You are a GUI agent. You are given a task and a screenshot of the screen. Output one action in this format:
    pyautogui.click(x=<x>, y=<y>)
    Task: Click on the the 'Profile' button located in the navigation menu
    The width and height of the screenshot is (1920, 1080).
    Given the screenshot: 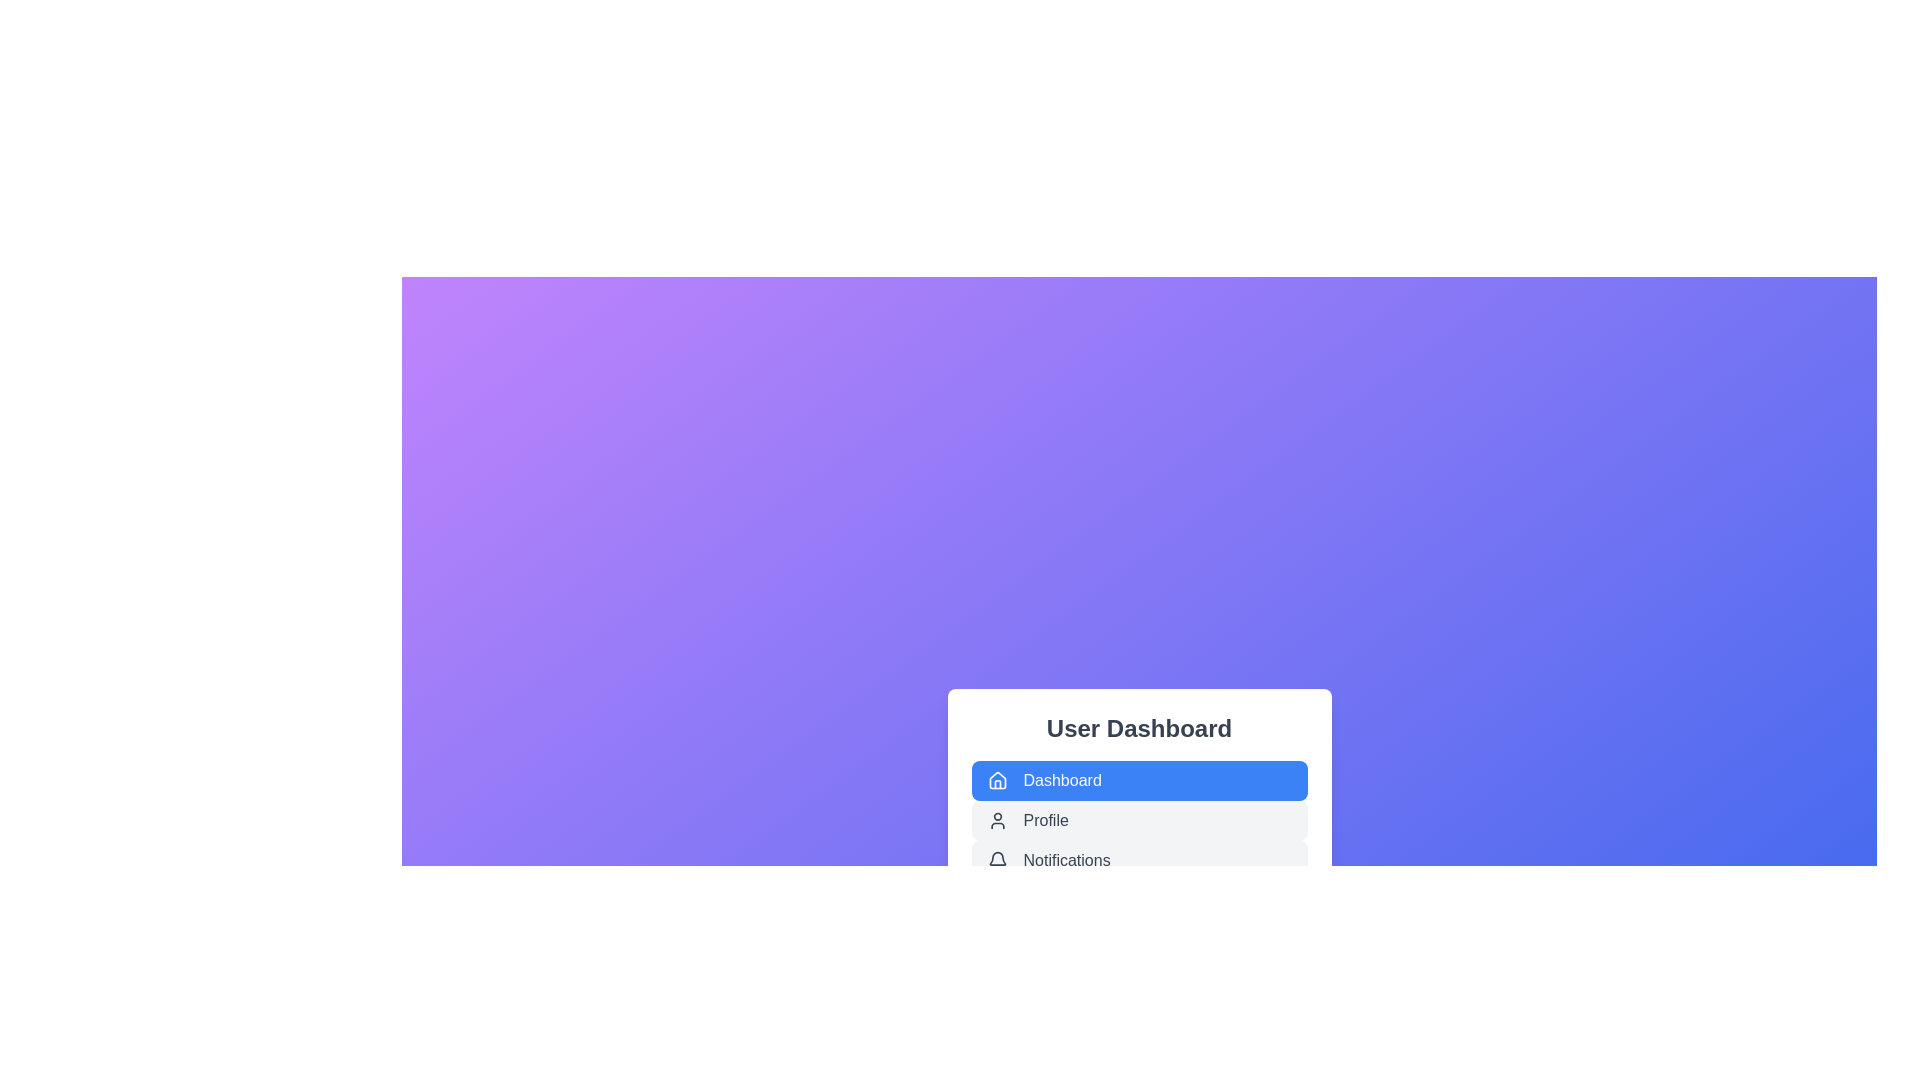 What is the action you would take?
    pyautogui.click(x=1139, y=817)
    